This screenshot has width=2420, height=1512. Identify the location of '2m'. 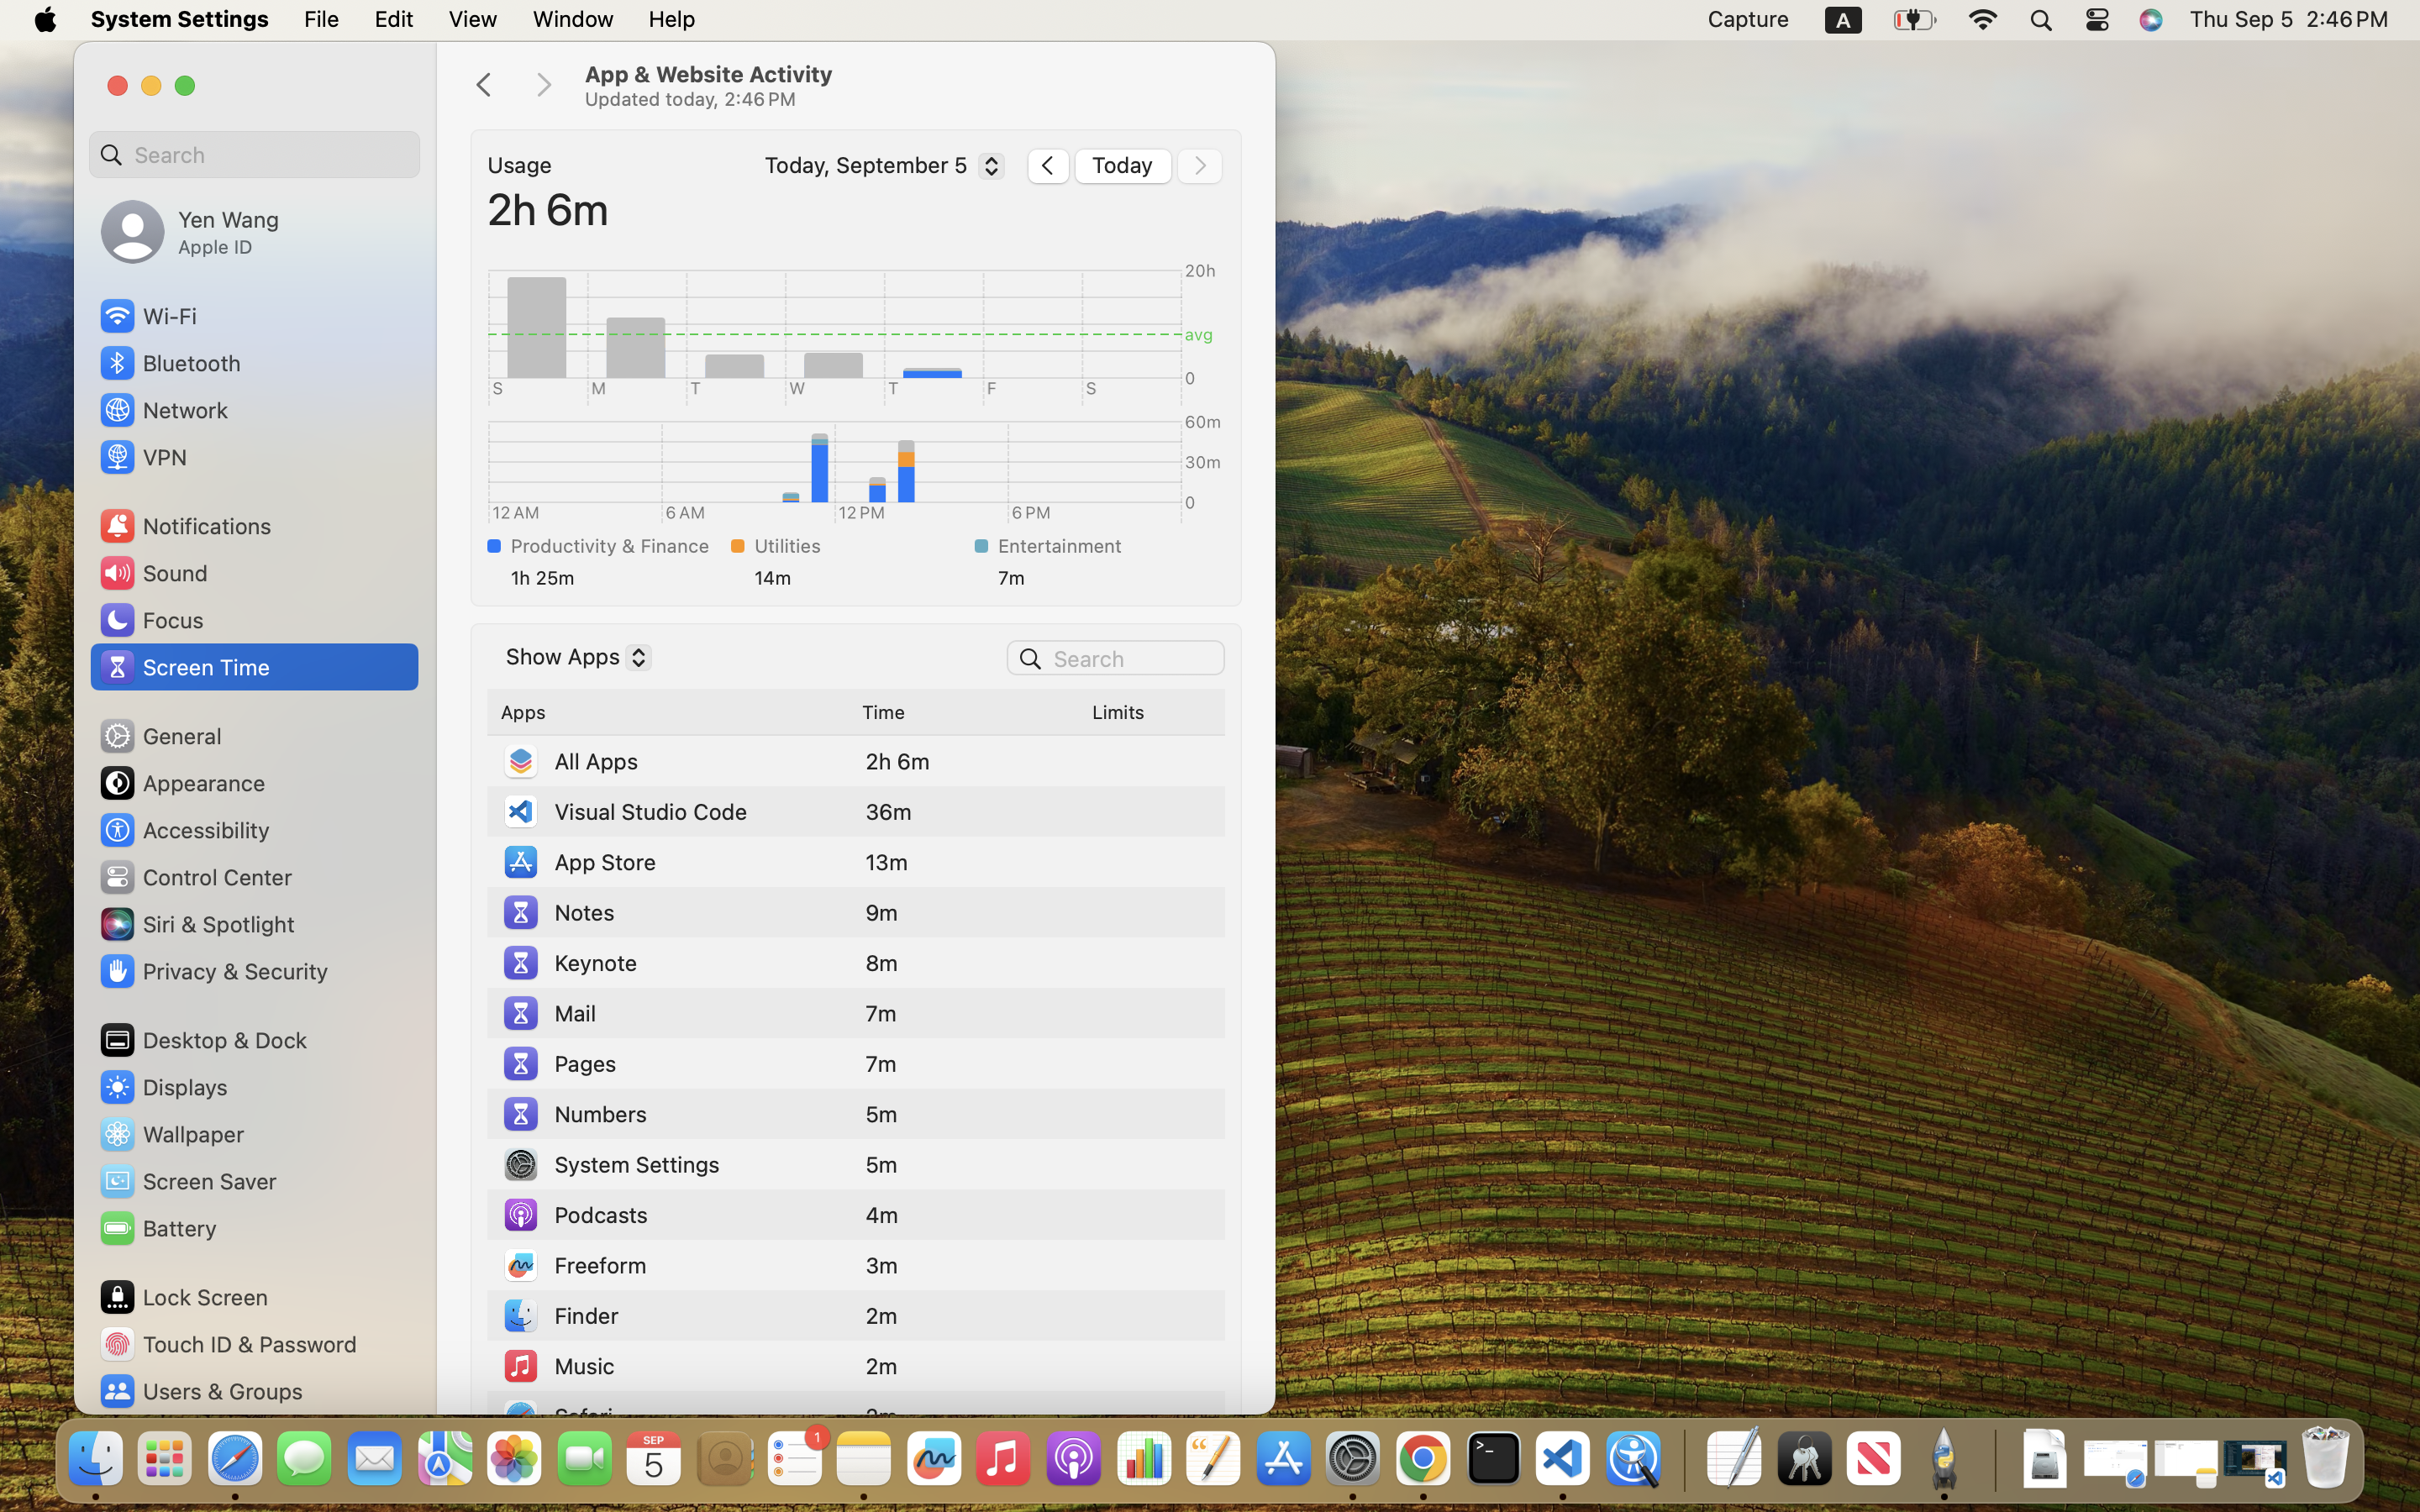
(881, 1315).